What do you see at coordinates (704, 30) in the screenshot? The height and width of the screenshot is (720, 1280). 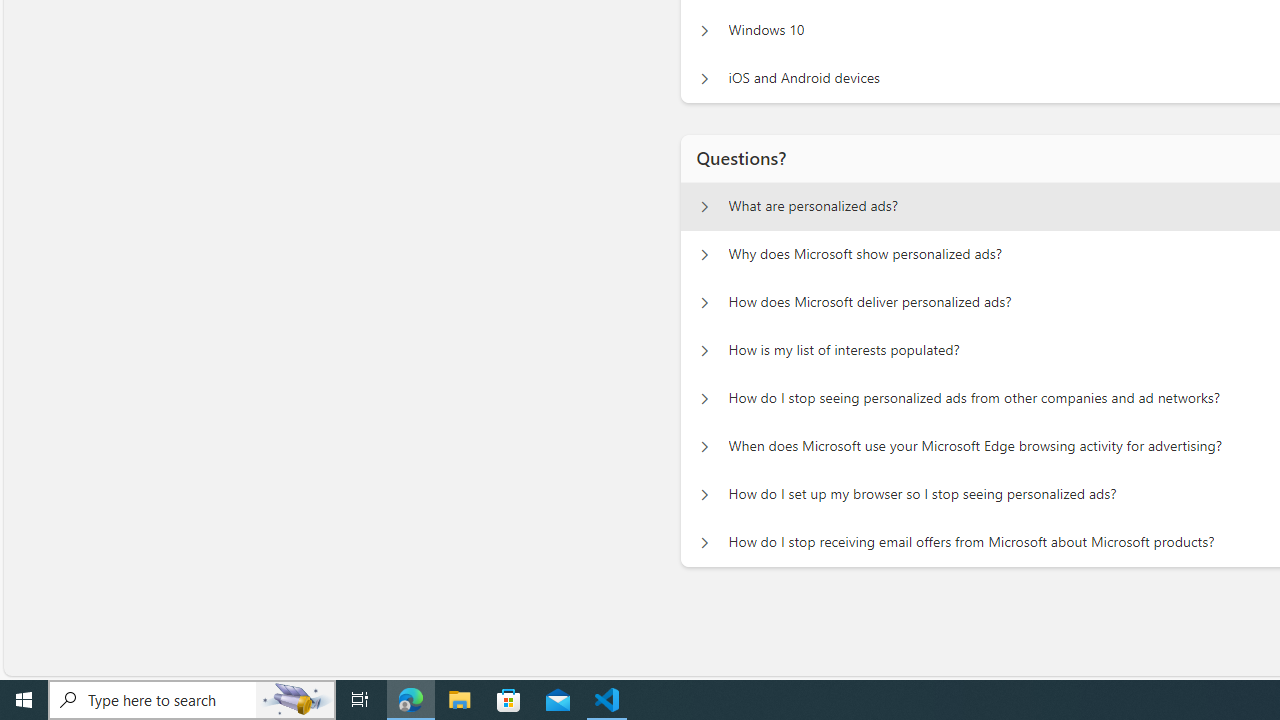 I see `'Manage personalized ads on your device Windows 10'` at bounding box center [704, 30].